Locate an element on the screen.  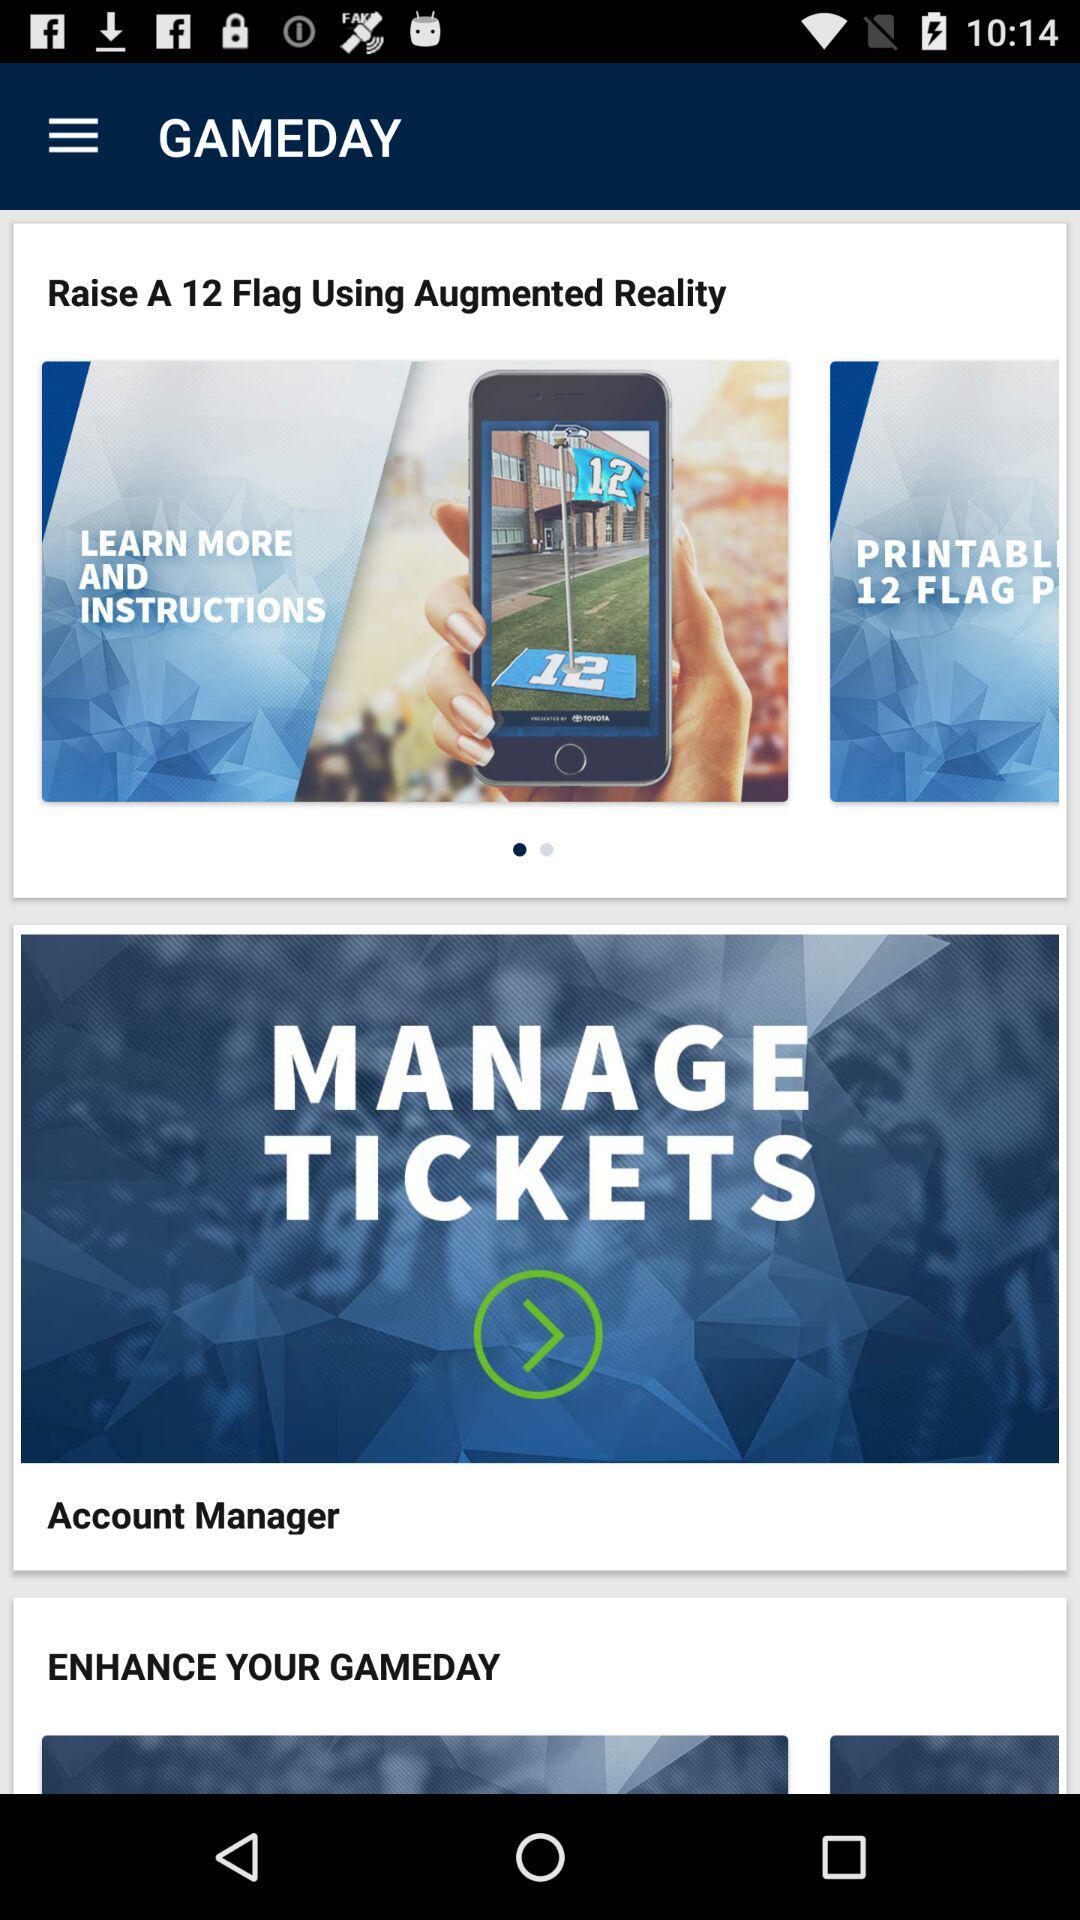
item to the left of the gameday is located at coordinates (72, 135).